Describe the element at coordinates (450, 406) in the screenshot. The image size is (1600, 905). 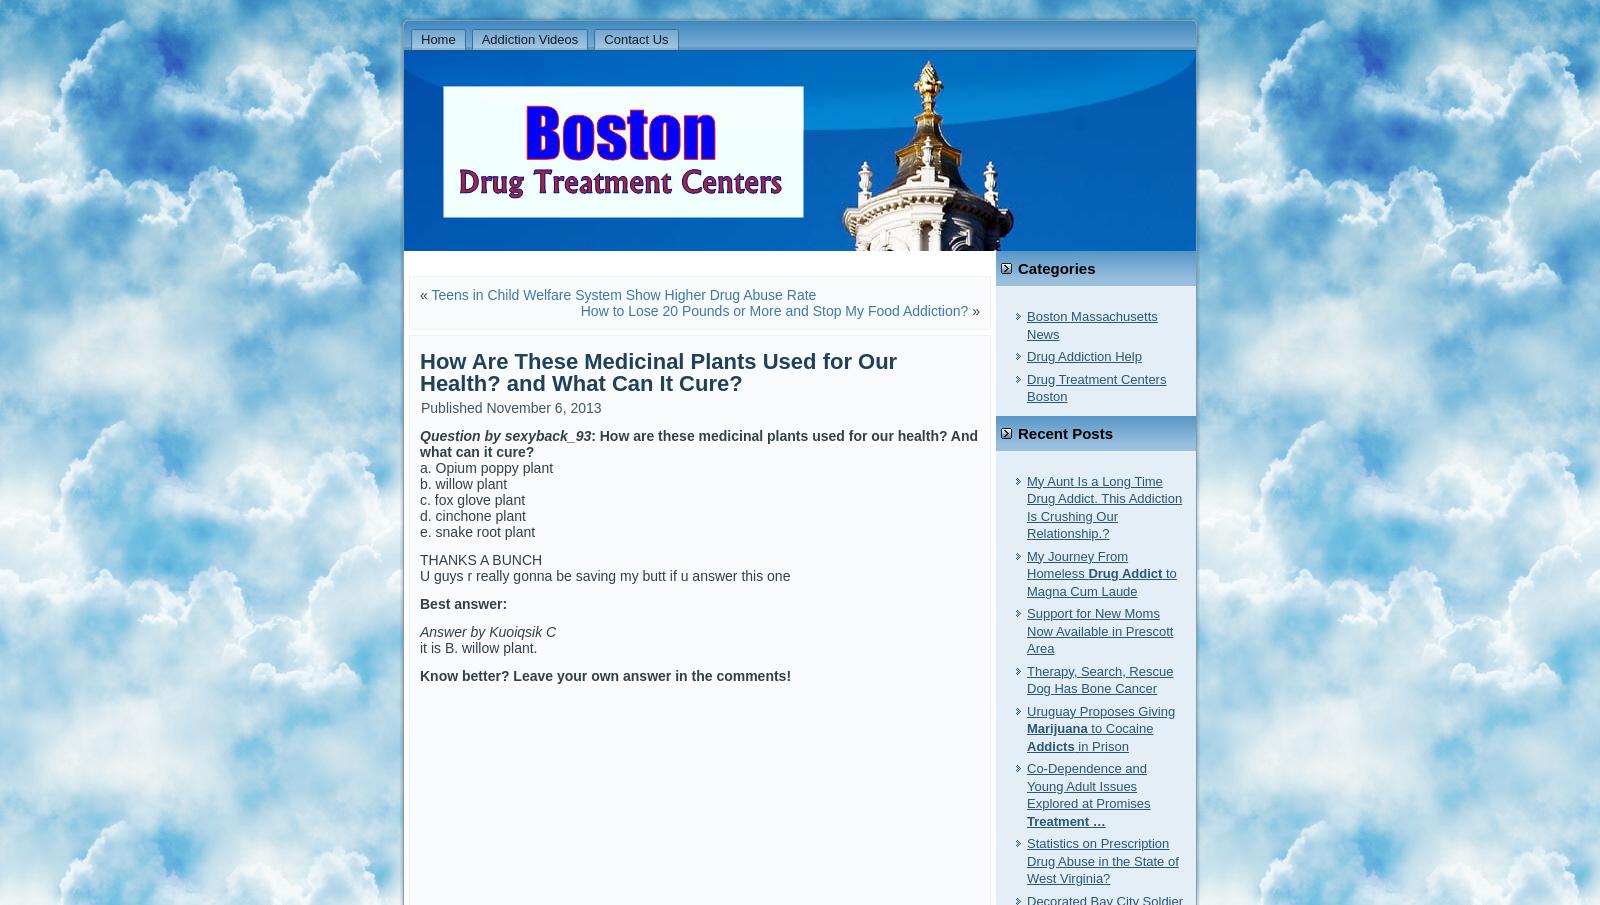
I see `'Published'` at that location.